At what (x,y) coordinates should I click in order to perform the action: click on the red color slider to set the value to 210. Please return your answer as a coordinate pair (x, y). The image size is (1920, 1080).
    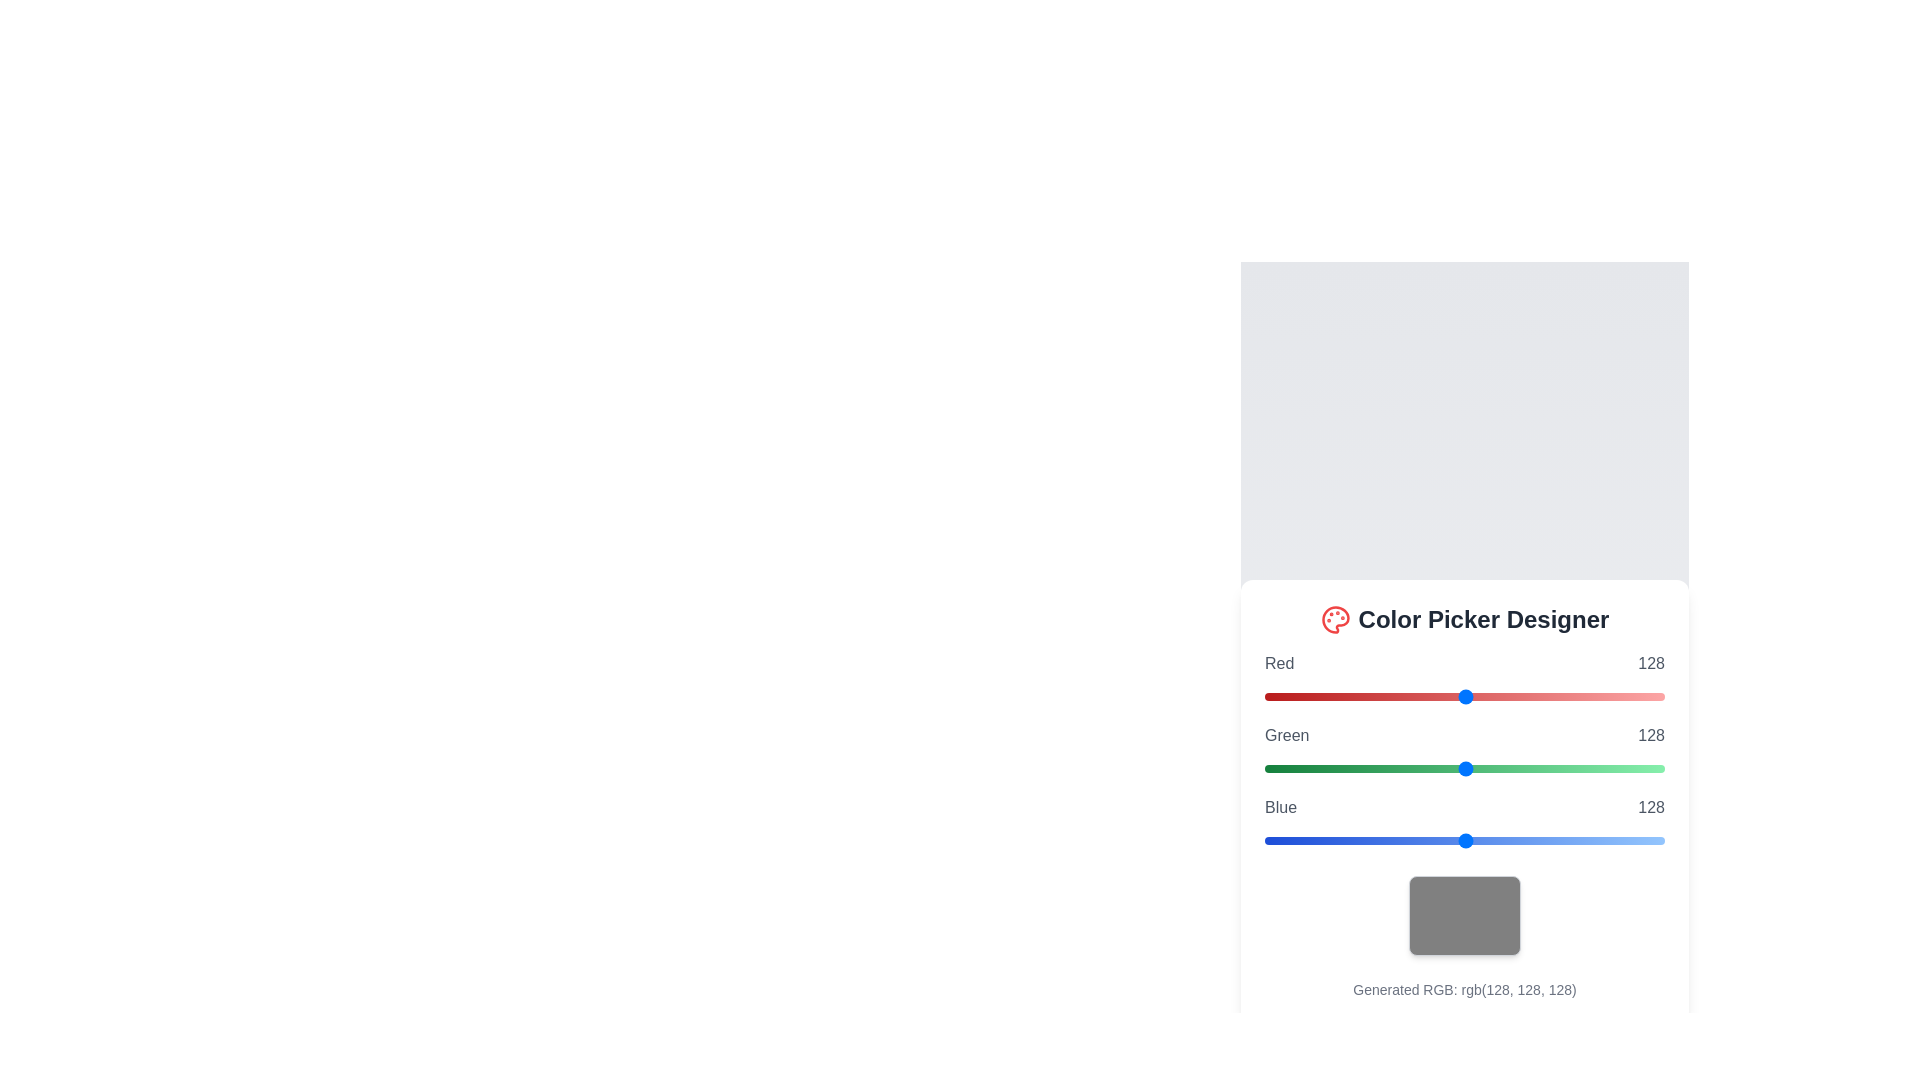
    Looking at the image, I should click on (1593, 696).